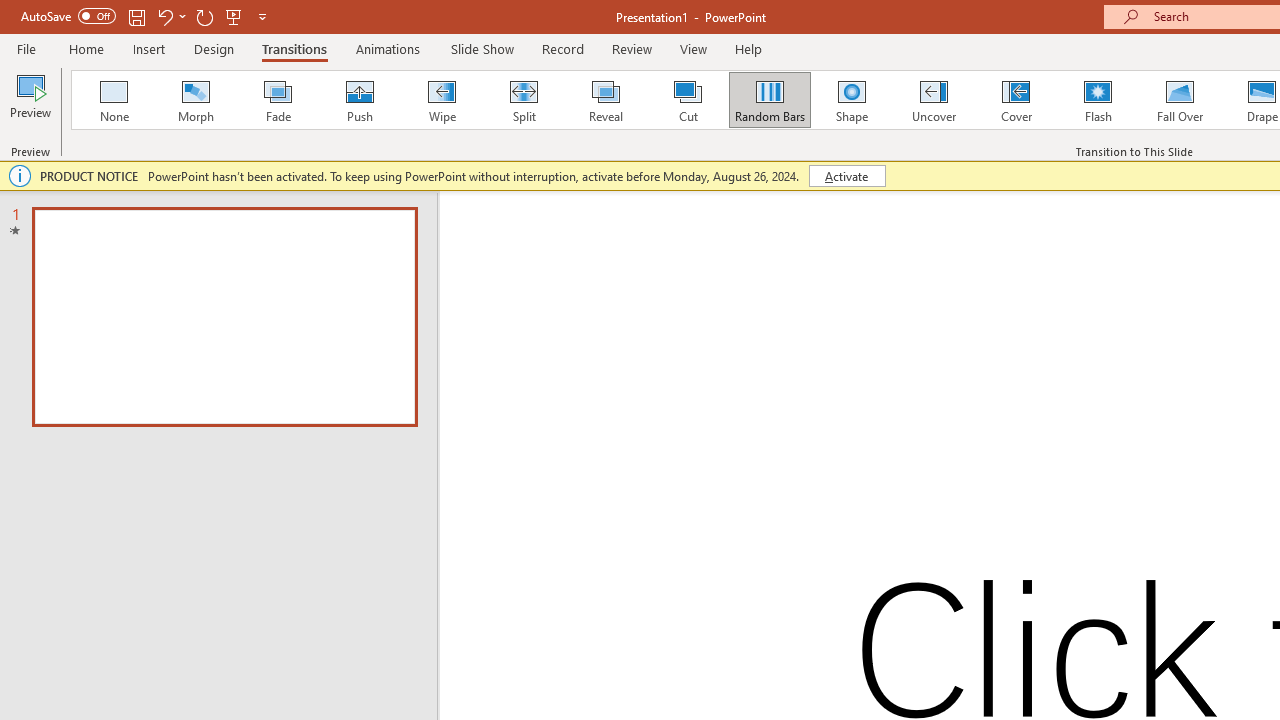 The width and height of the screenshot is (1280, 720). Describe the element at coordinates (523, 100) in the screenshot. I see `'Split'` at that location.